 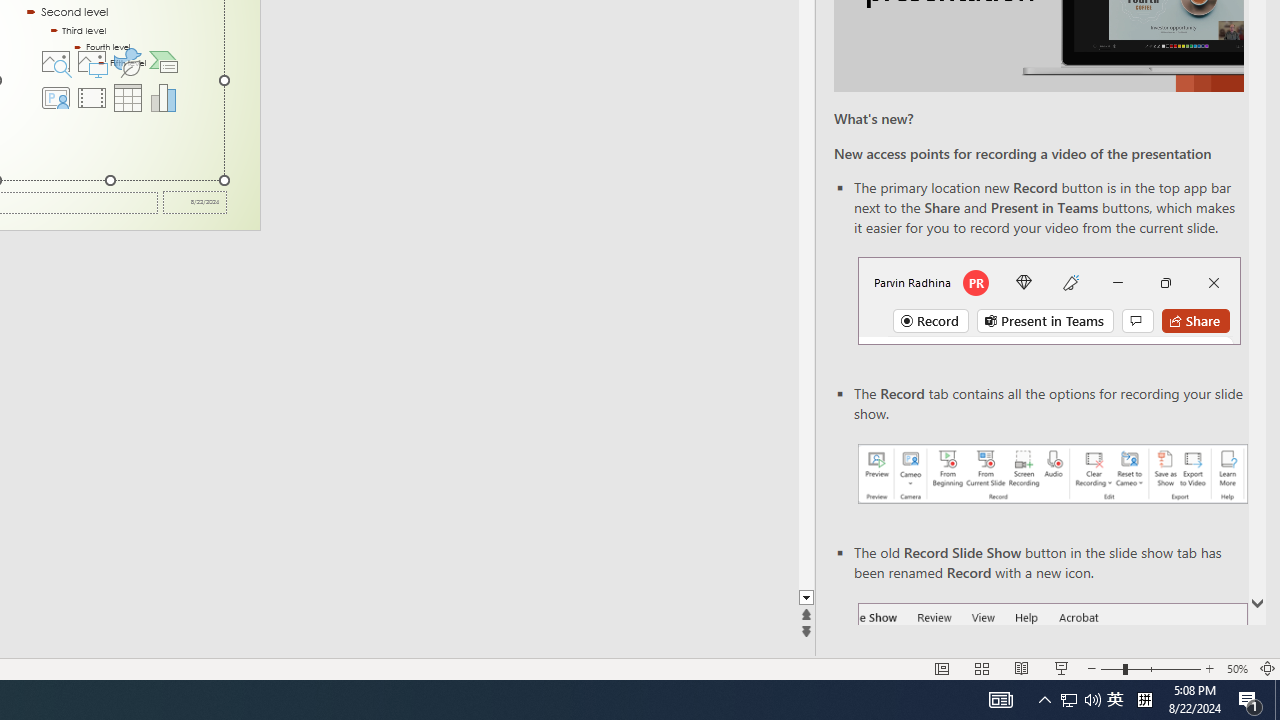 What do you see at coordinates (90, 60) in the screenshot?
I see `'Pictures'` at bounding box center [90, 60].